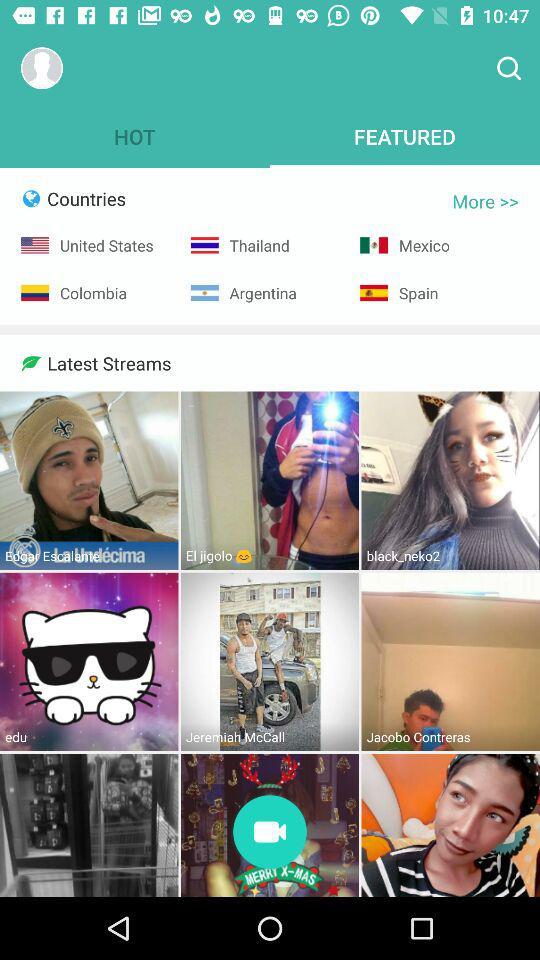  I want to click on stream video, so click(270, 833).